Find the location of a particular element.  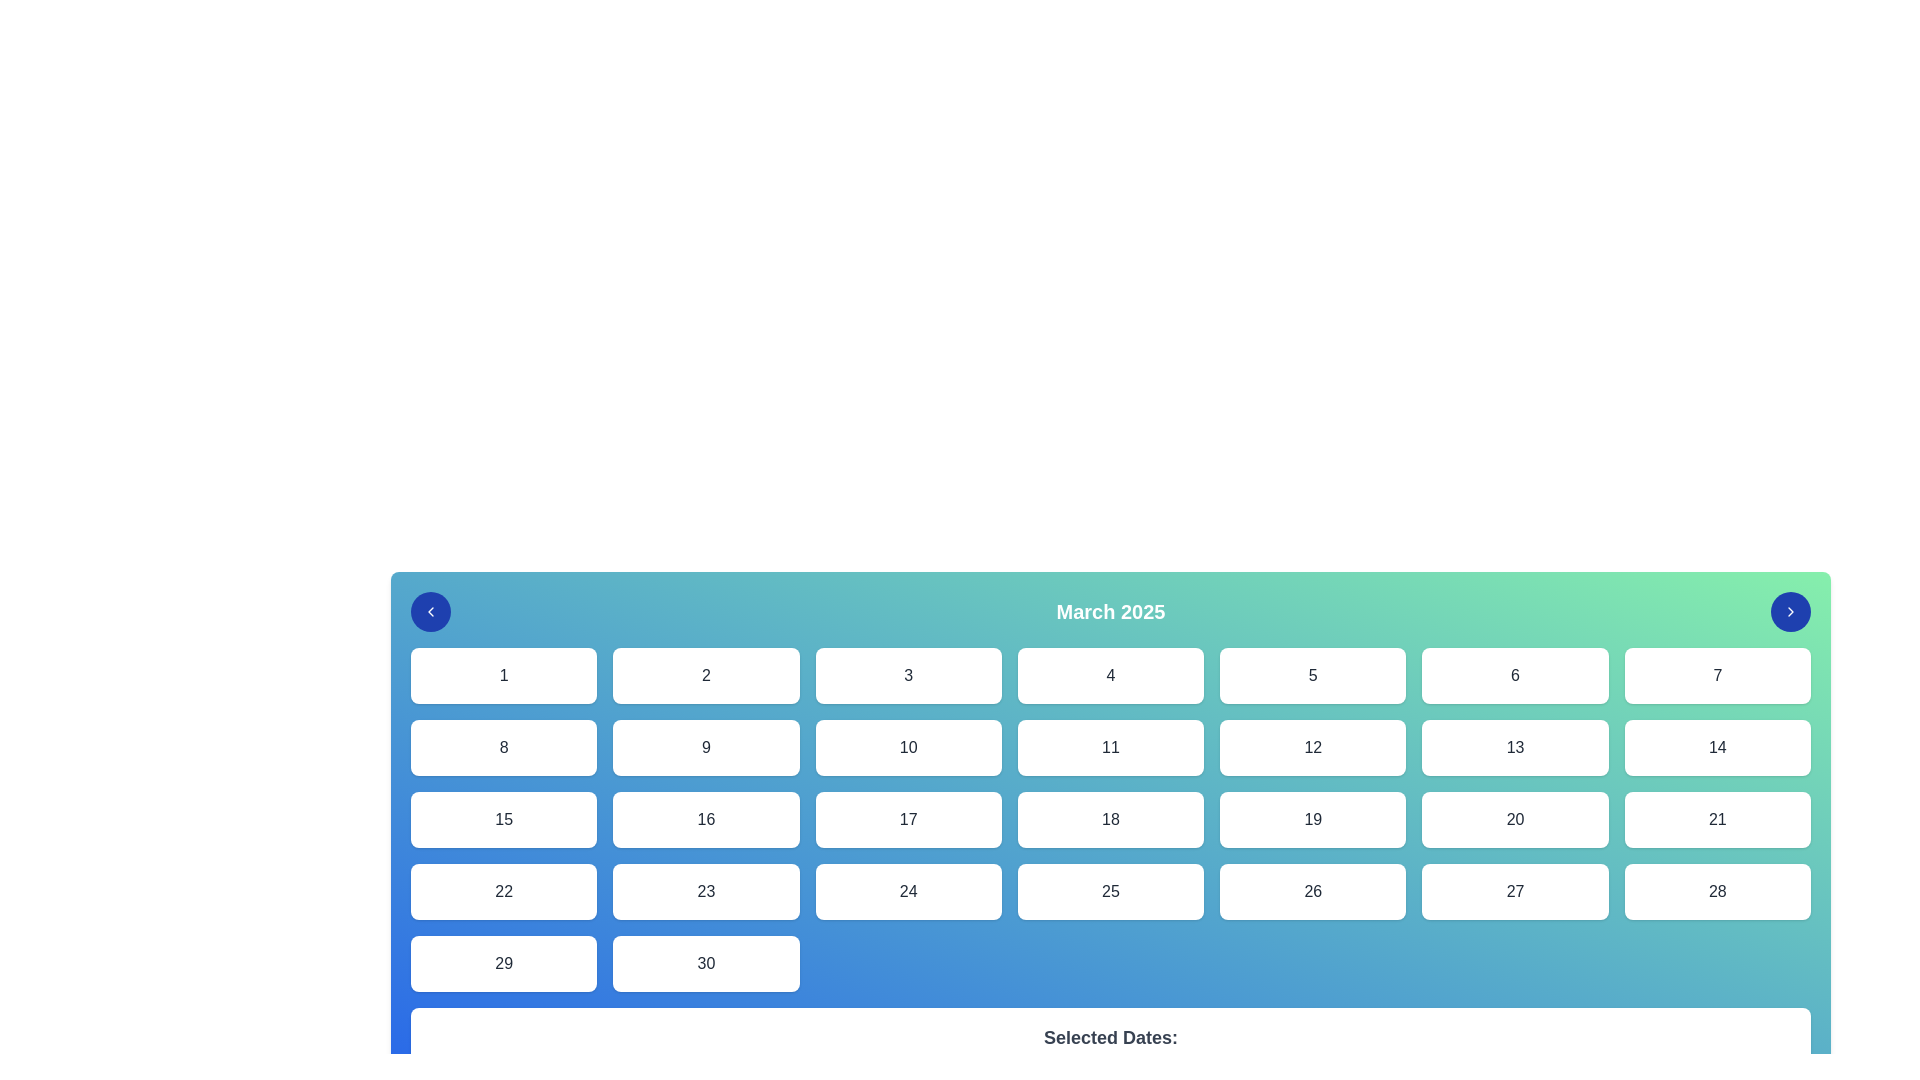

the button representing the date '3' in the calendar interface is located at coordinates (907, 675).